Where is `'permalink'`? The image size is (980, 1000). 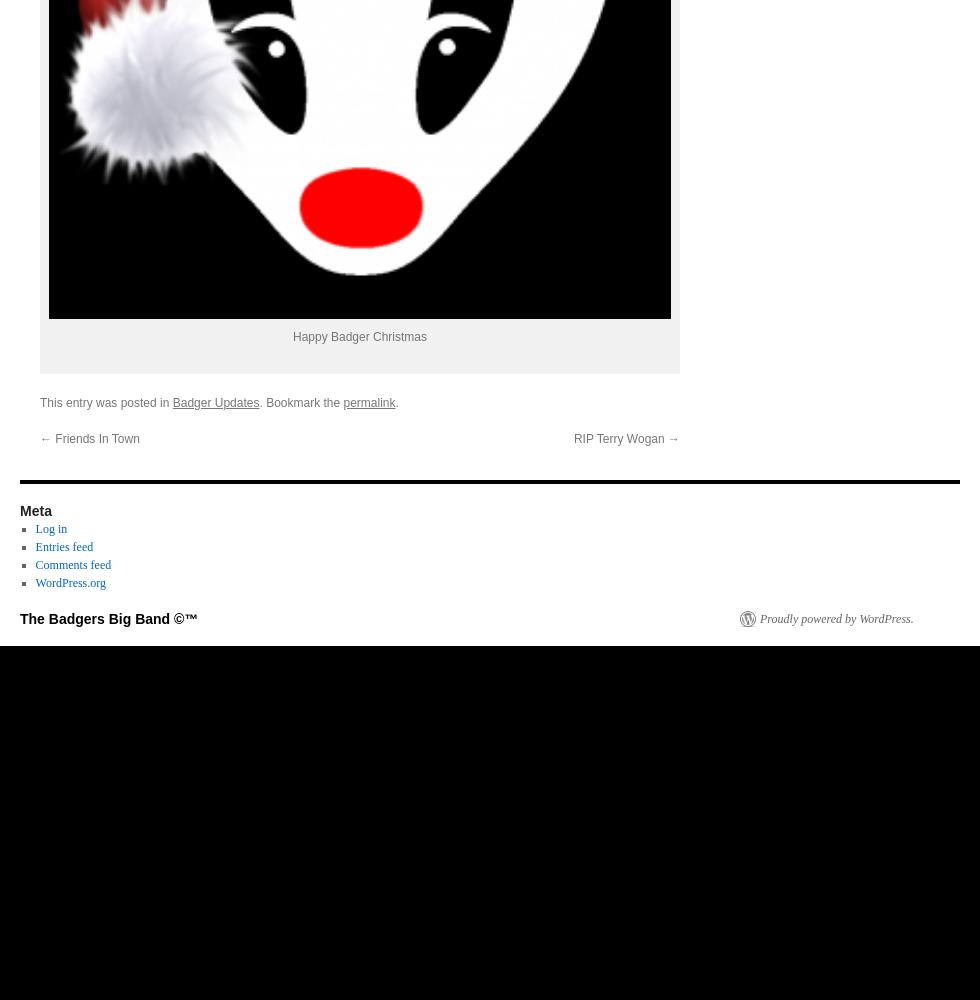 'permalink' is located at coordinates (368, 402).